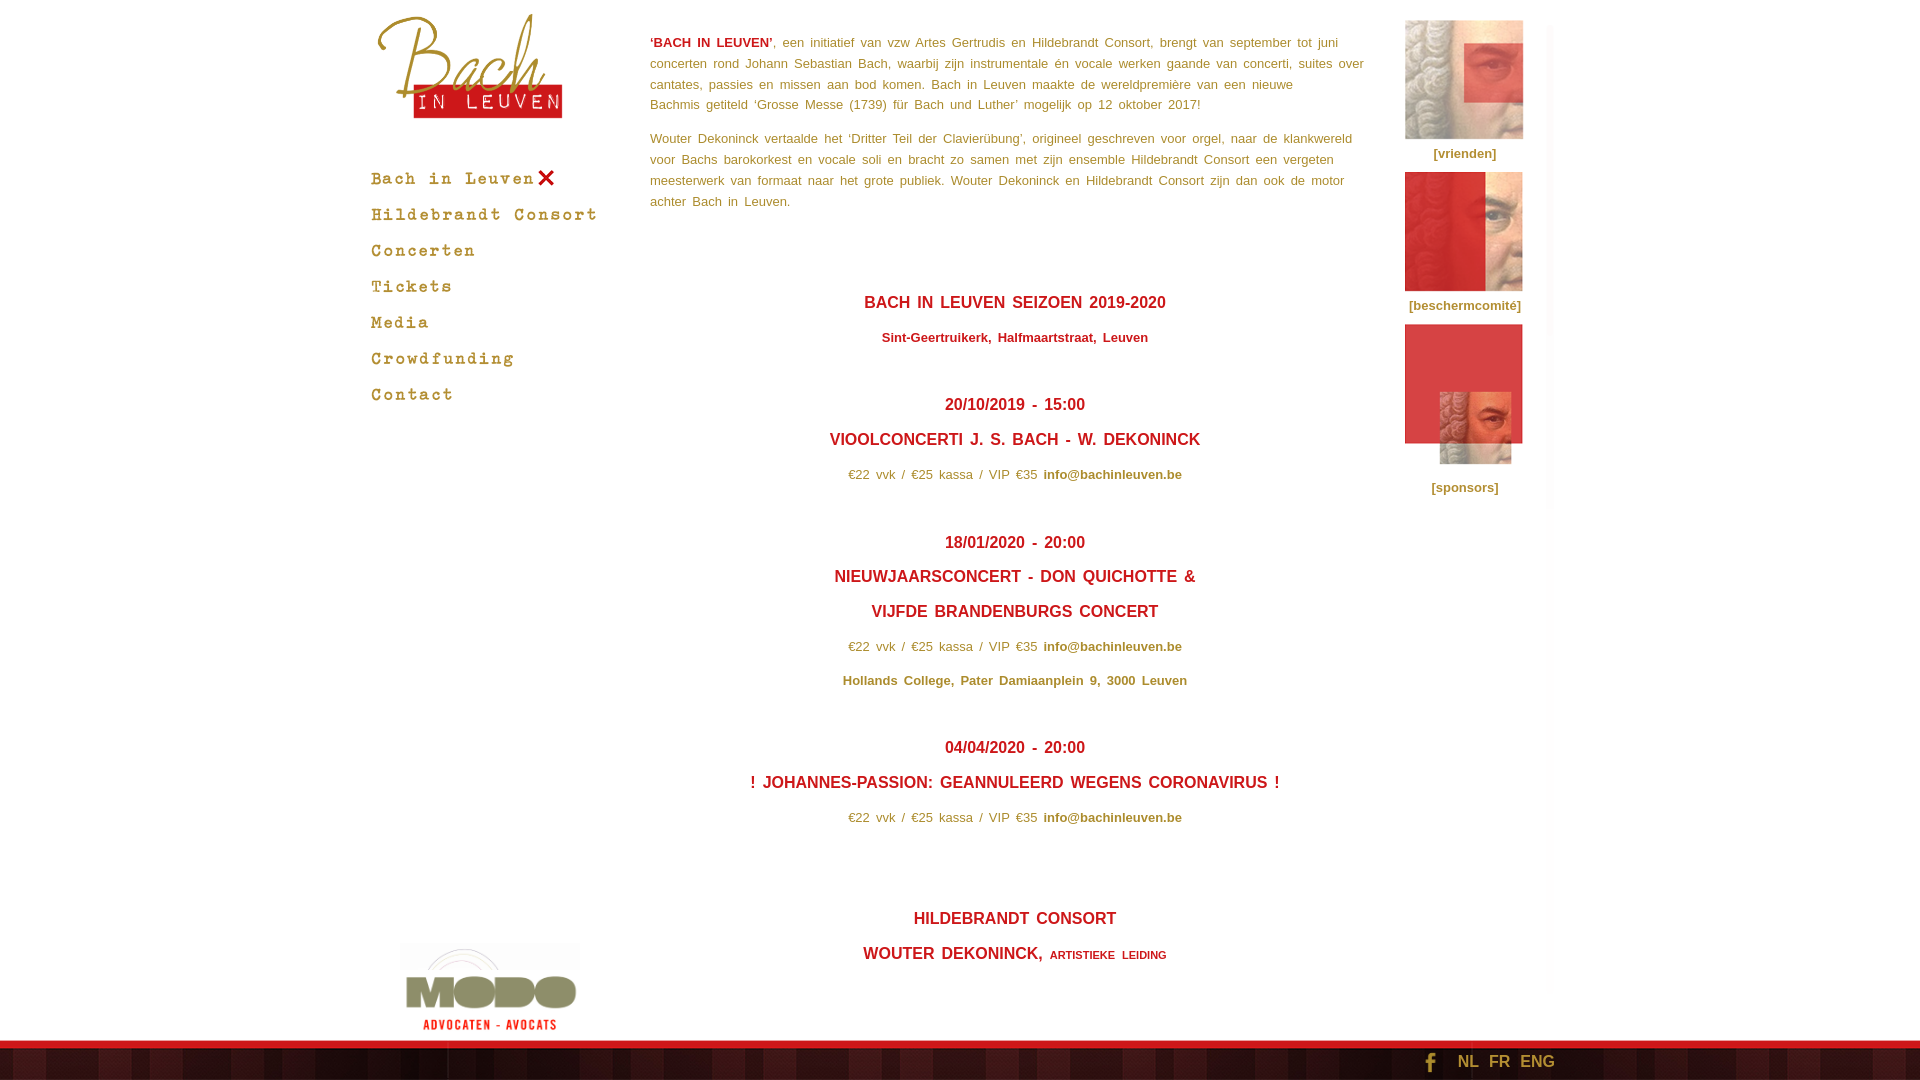 This screenshot has height=1080, width=1920. I want to click on 'Hildebrandt Consort', so click(483, 213).